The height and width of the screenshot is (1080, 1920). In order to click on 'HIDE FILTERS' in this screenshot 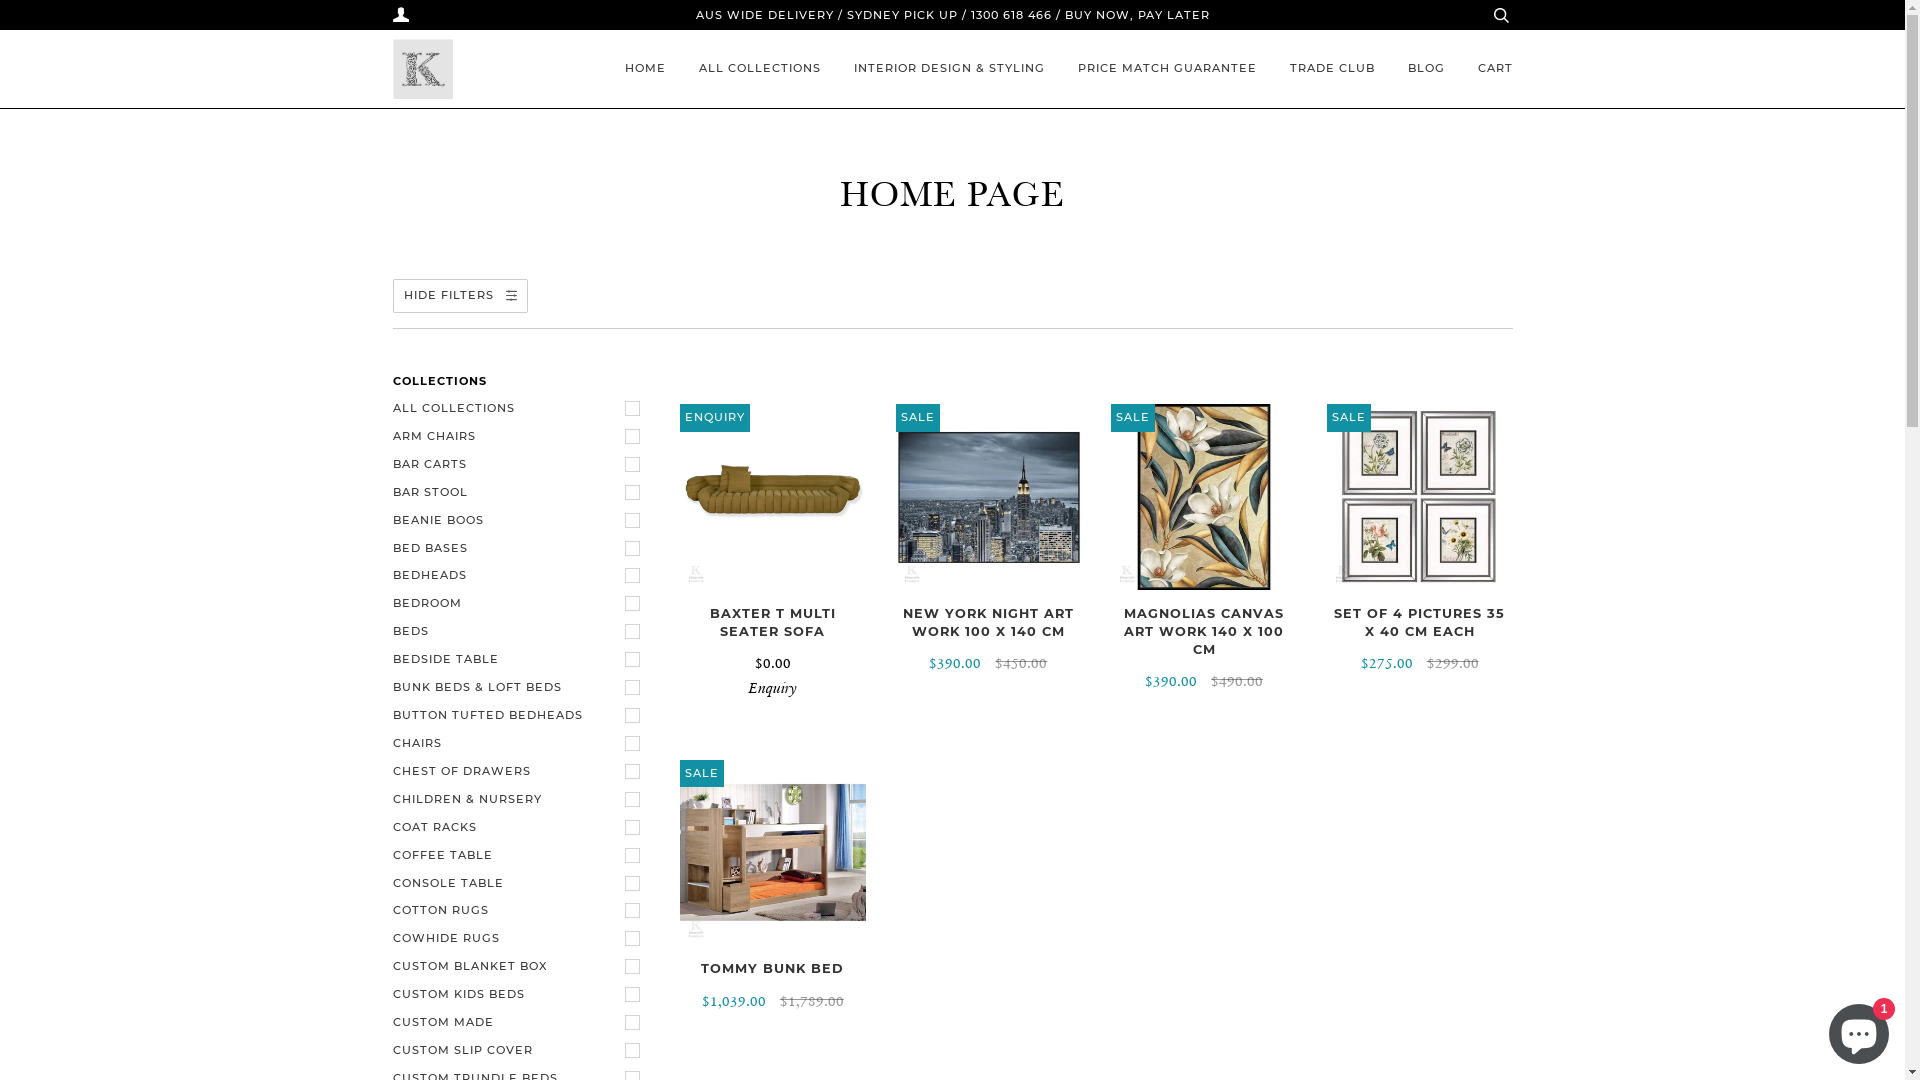, I will do `click(458, 296)`.